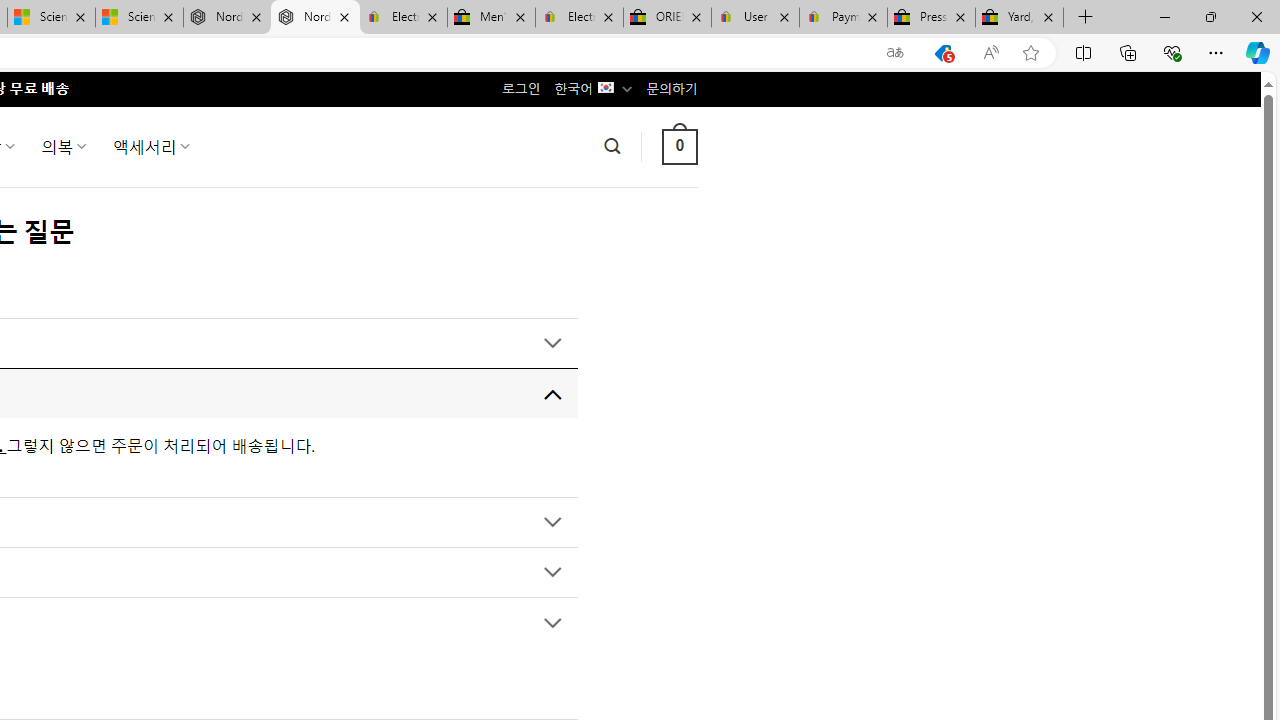 The width and height of the screenshot is (1280, 720). What do you see at coordinates (930, 17) in the screenshot?
I see `'Press Room - eBay Inc.'` at bounding box center [930, 17].